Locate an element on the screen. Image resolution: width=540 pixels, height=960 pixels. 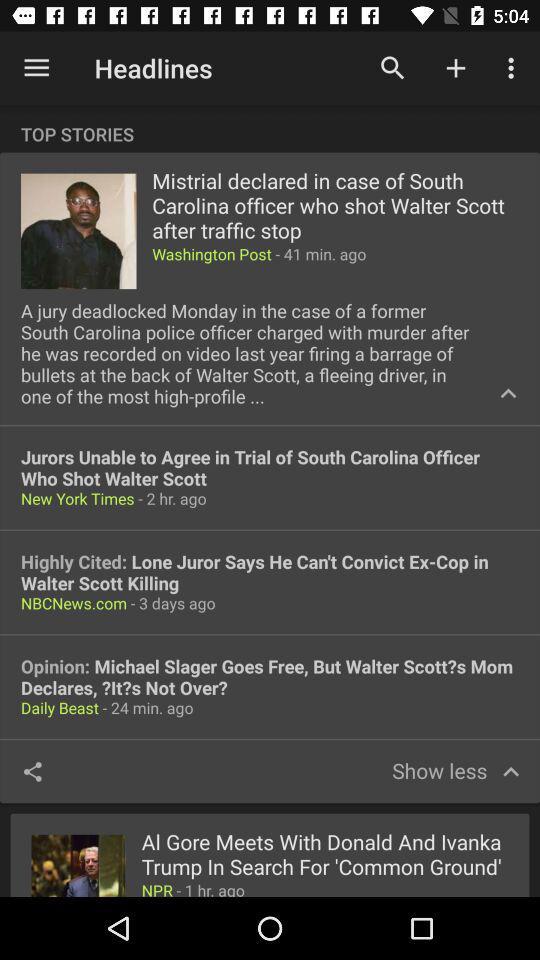
the text in the option at the bottom of the page is located at coordinates (325, 854).